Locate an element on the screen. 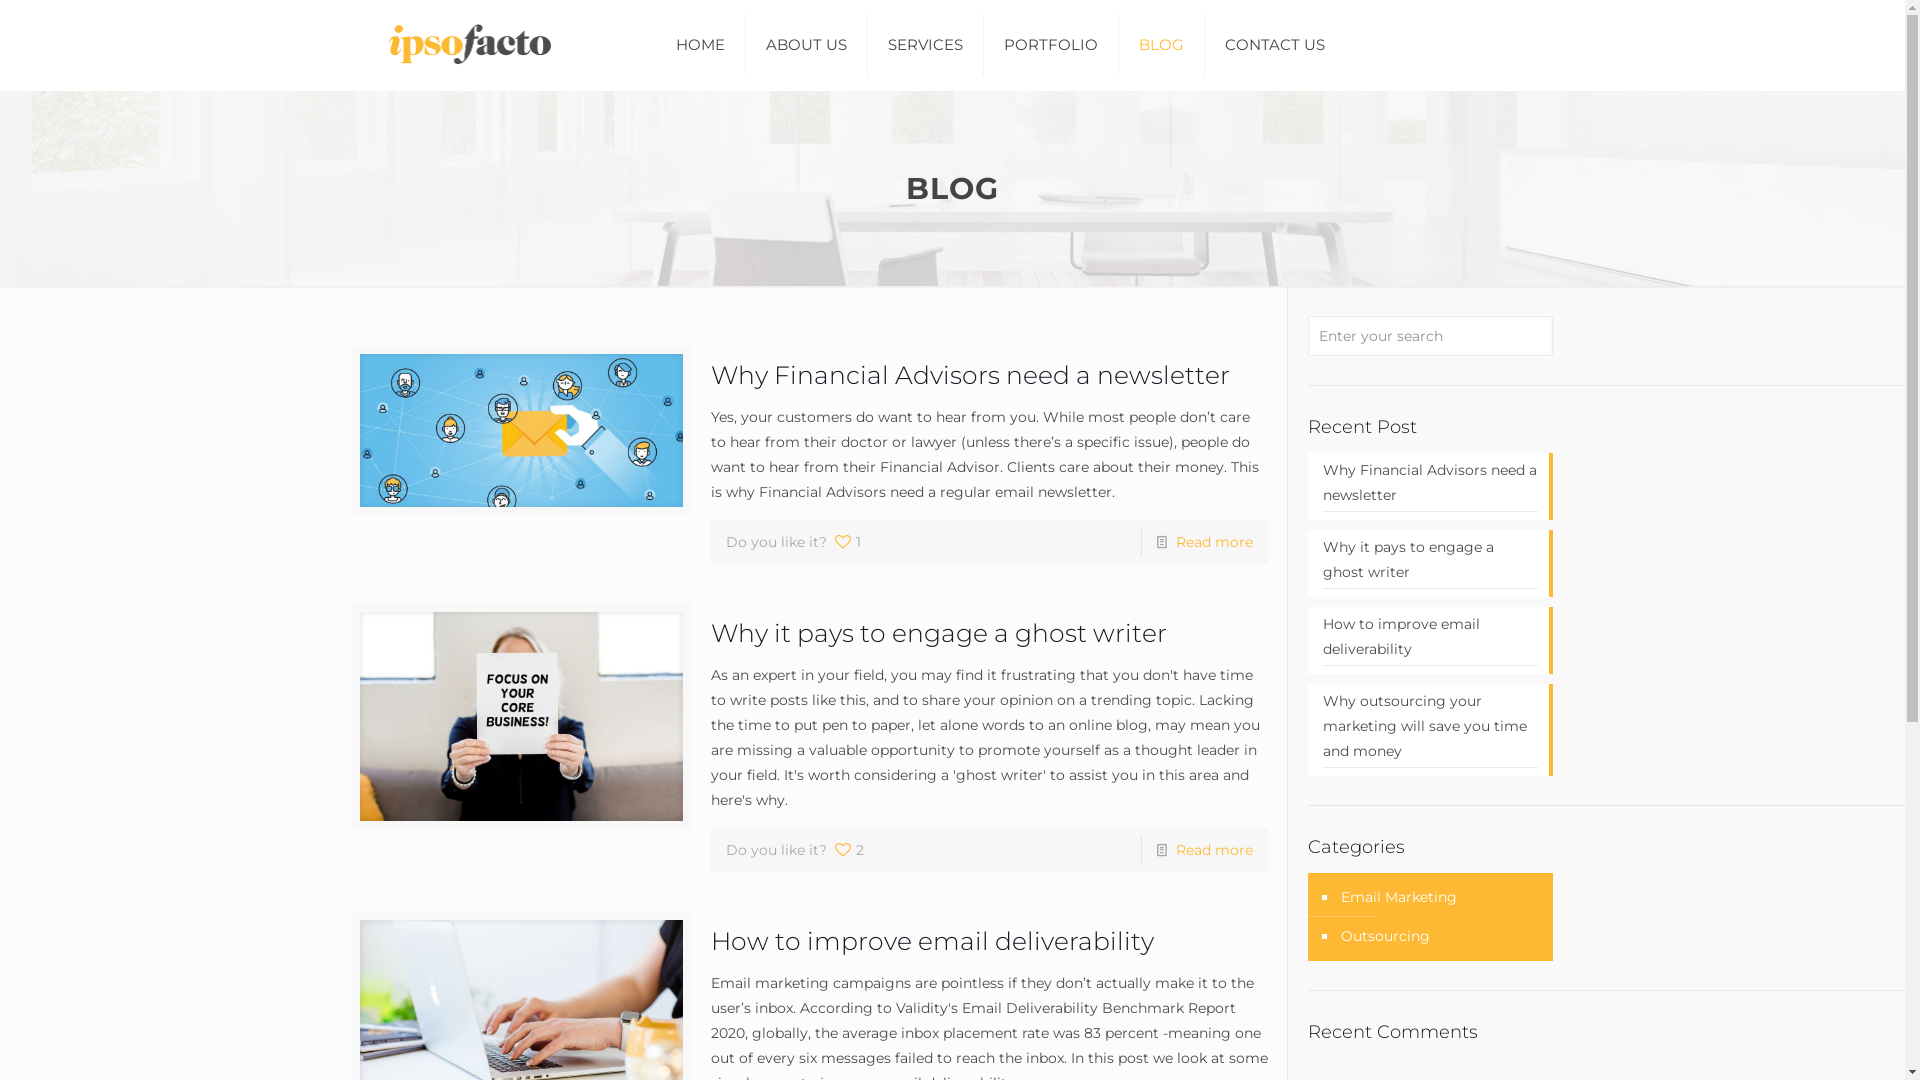  'Why outsourcing your marketing will save you time and money' is located at coordinates (1429, 728).